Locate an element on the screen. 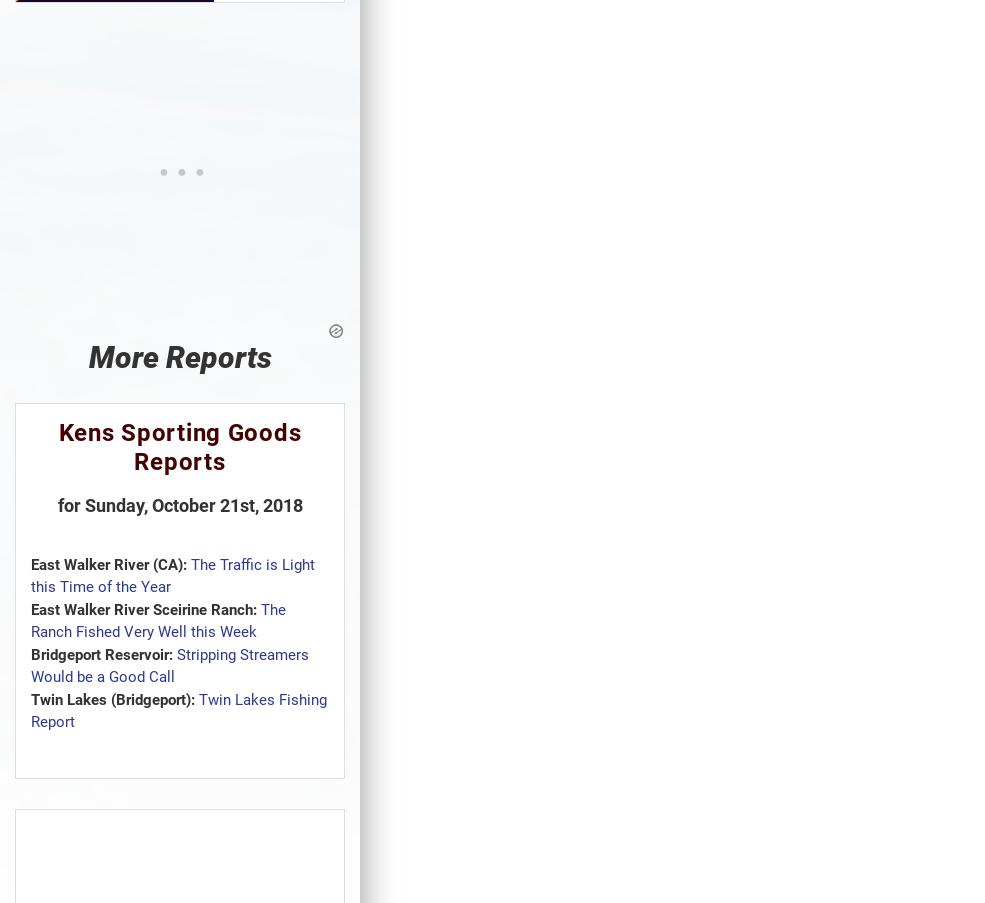 The height and width of the screenshot is (903, 985). 'Stripping Streamers Would be a Good Call' is located at coordinates (170, 664).